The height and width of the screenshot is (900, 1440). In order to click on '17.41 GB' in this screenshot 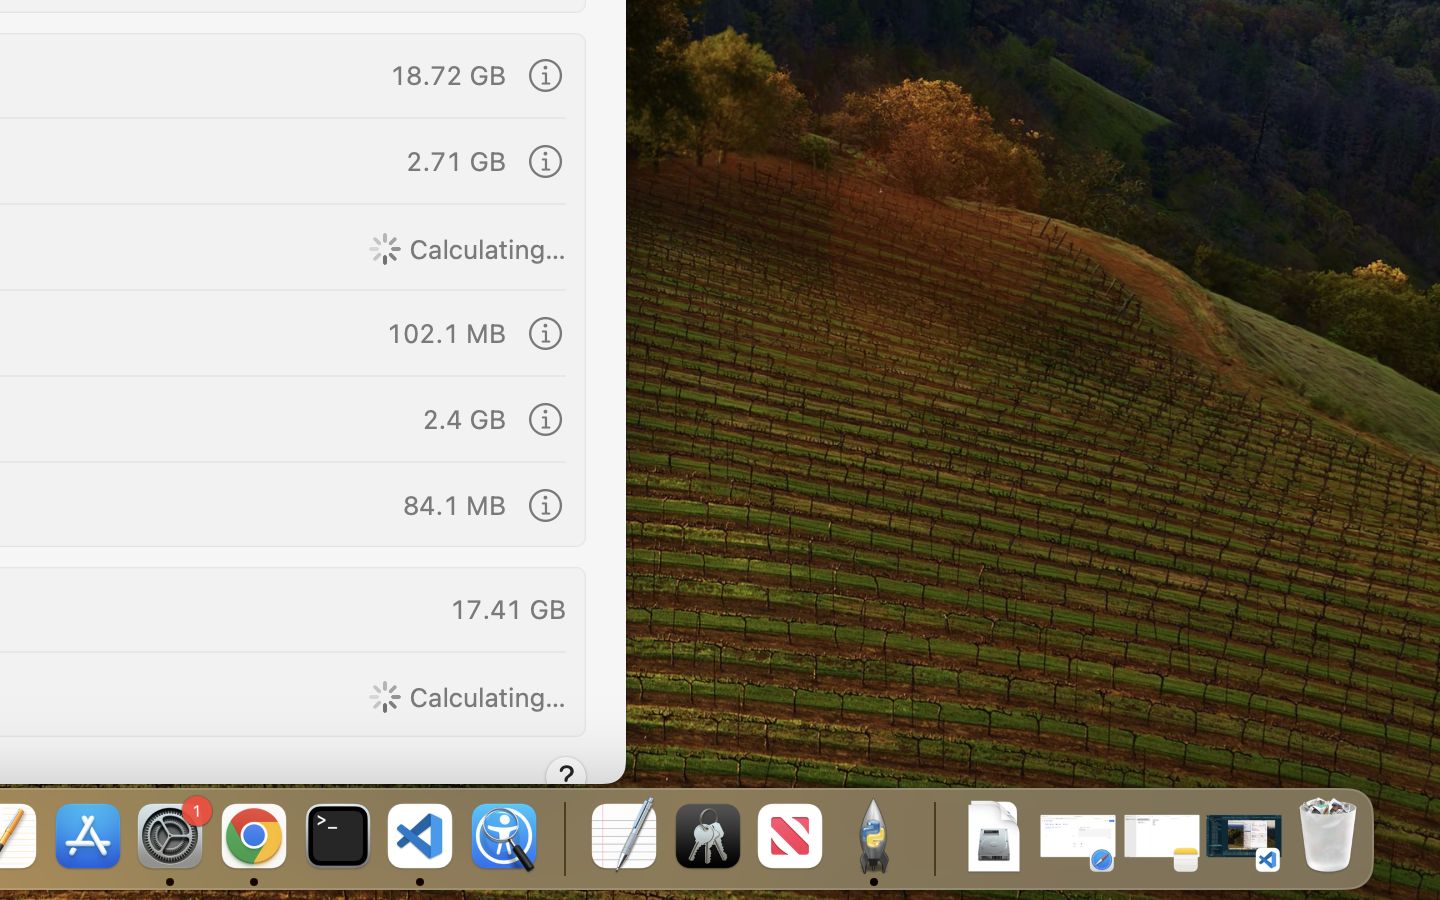, I will do `click(507, 608)`.